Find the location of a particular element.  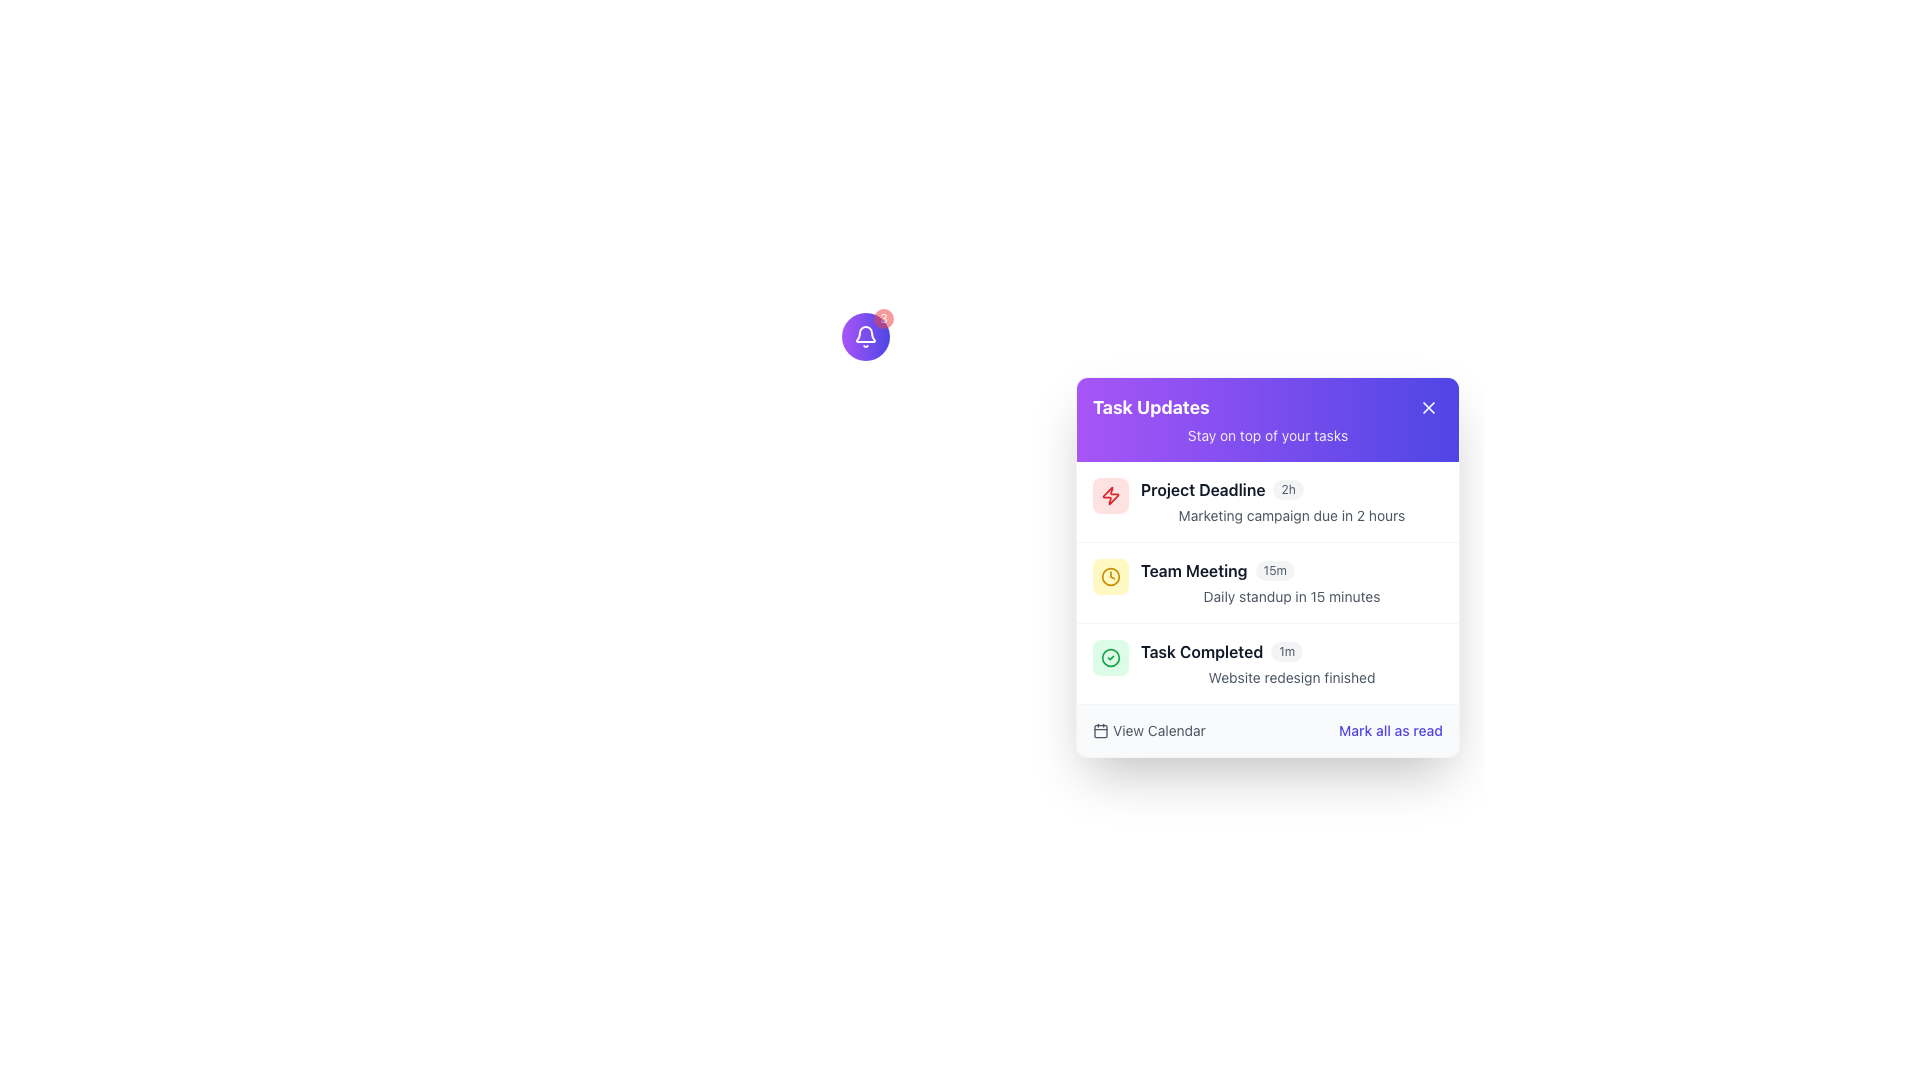

the bell icon, which is a small, stylized white bell symbol centered within a circular purple gradient background is located at coordinates (865, 335).